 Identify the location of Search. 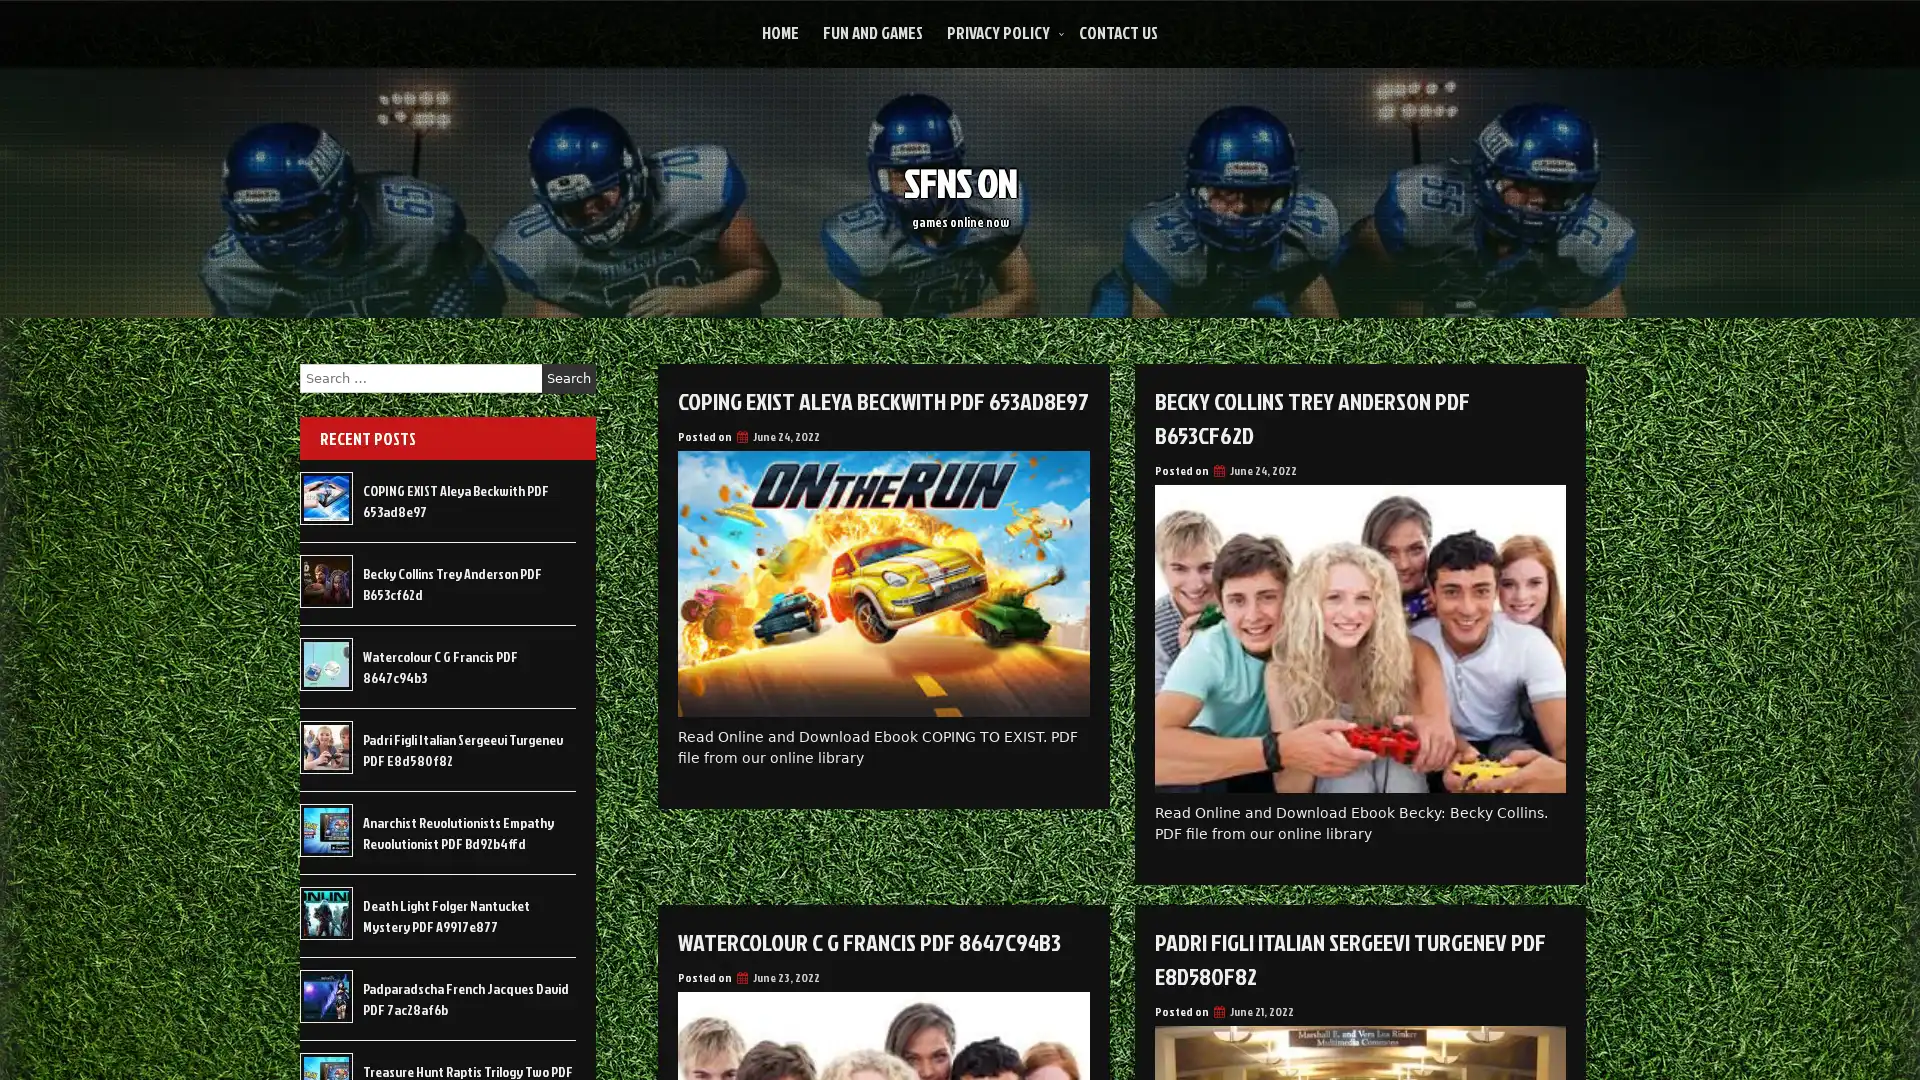
(568, 378).